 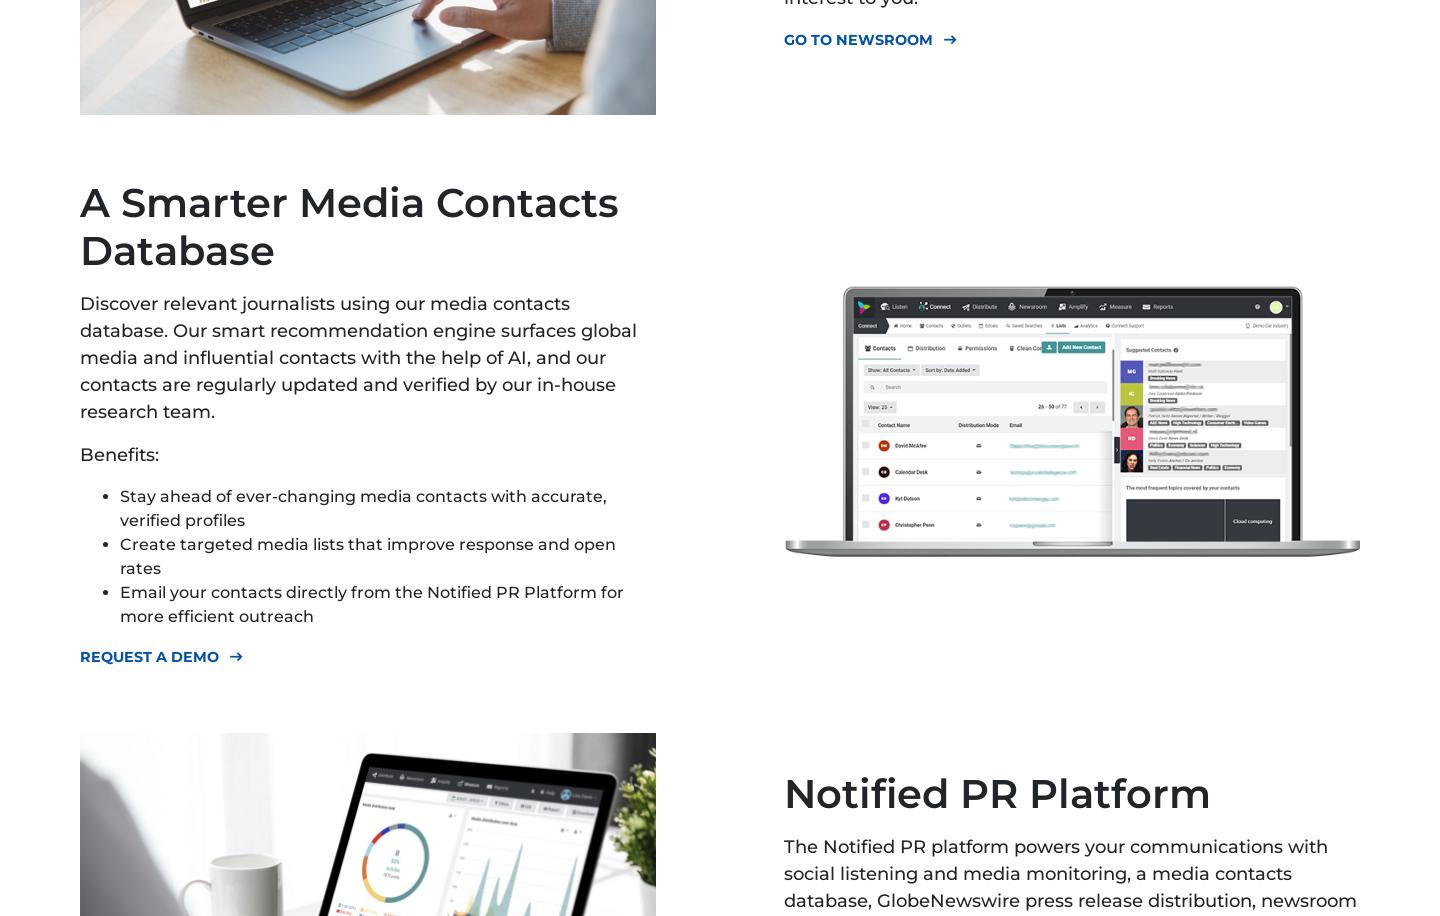 I want to click on 'Notified PR Platform', so click(x=783, y=792).